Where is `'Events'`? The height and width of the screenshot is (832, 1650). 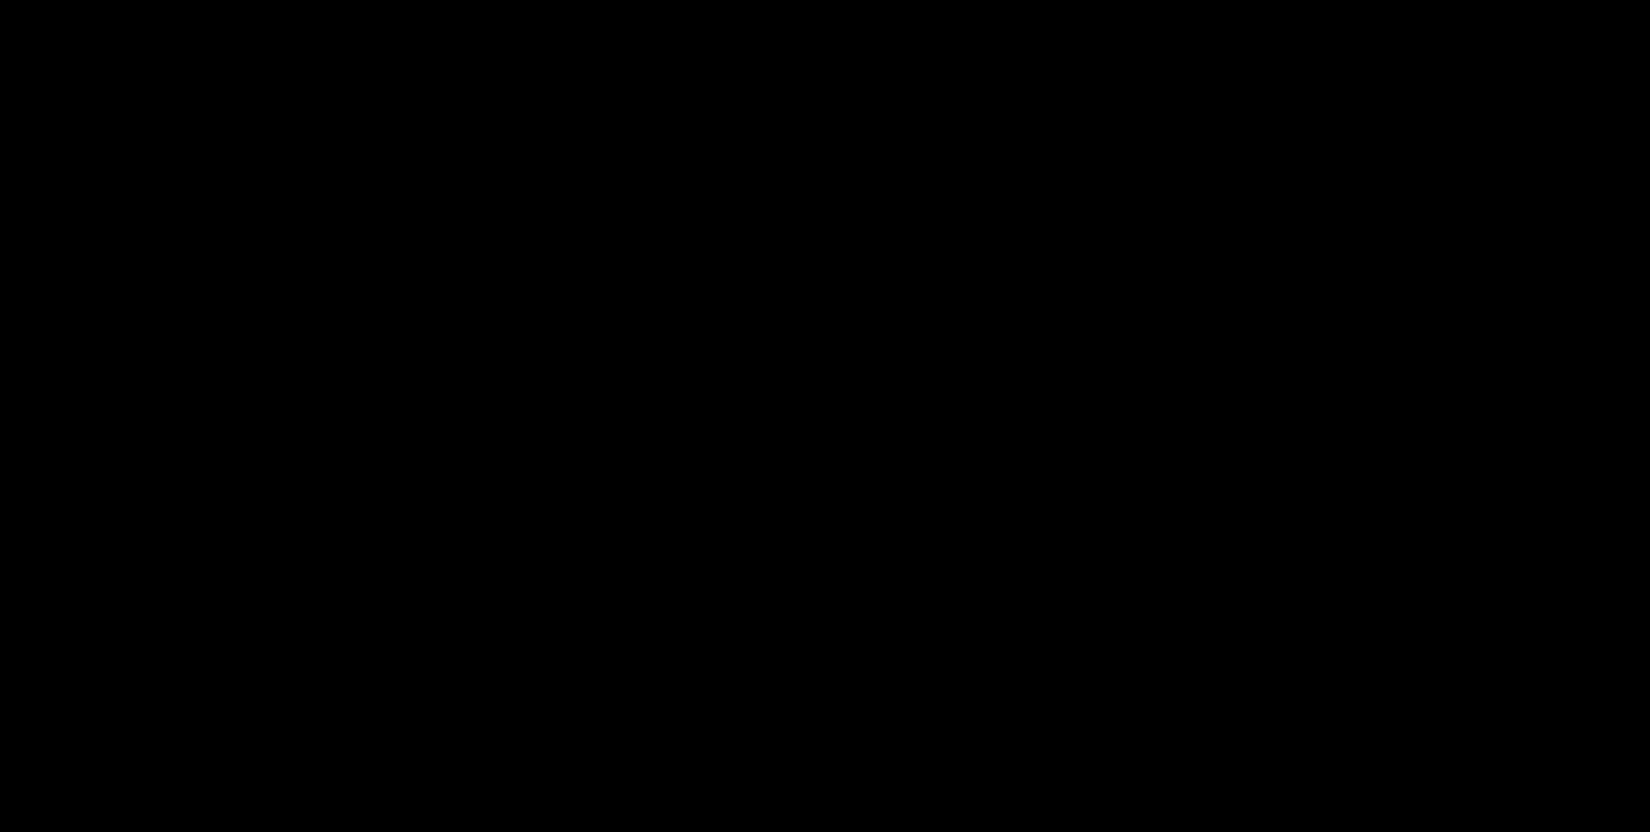 'Events' is located at coordinates (613, 54).